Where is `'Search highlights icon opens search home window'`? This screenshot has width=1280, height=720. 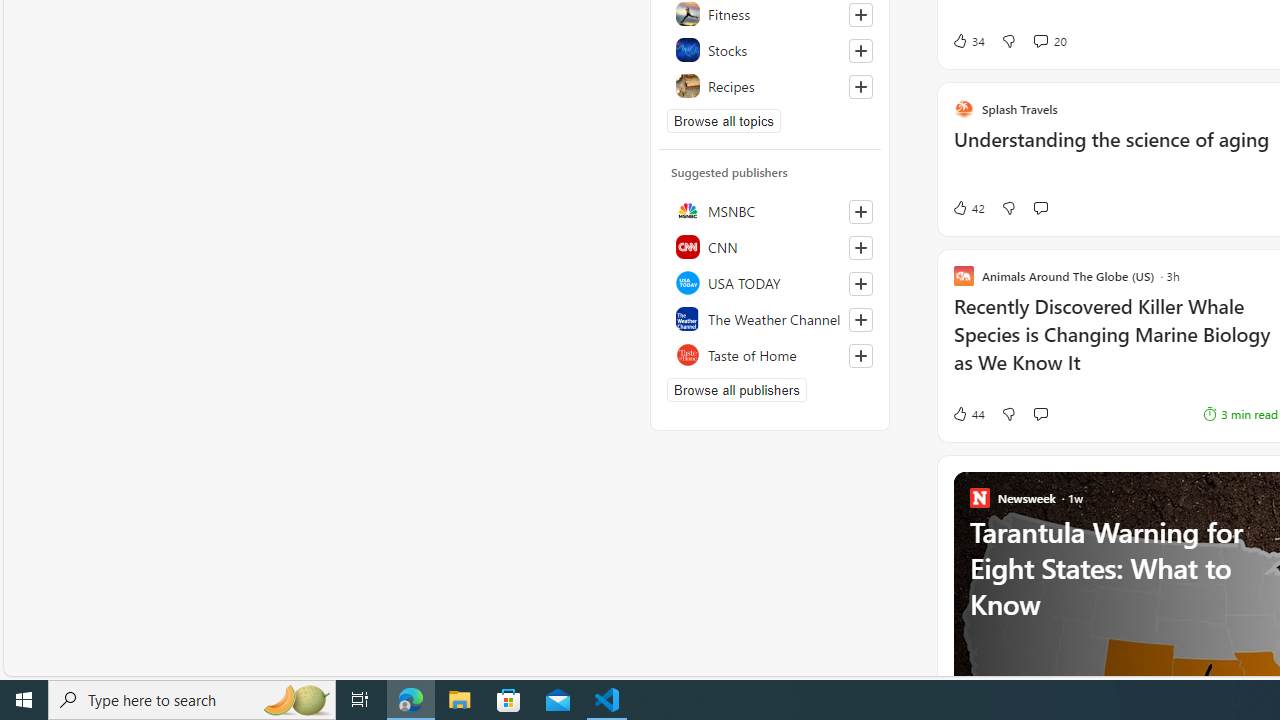
'Search highlights icon opens search home window' is located at coordinates (294, 698).